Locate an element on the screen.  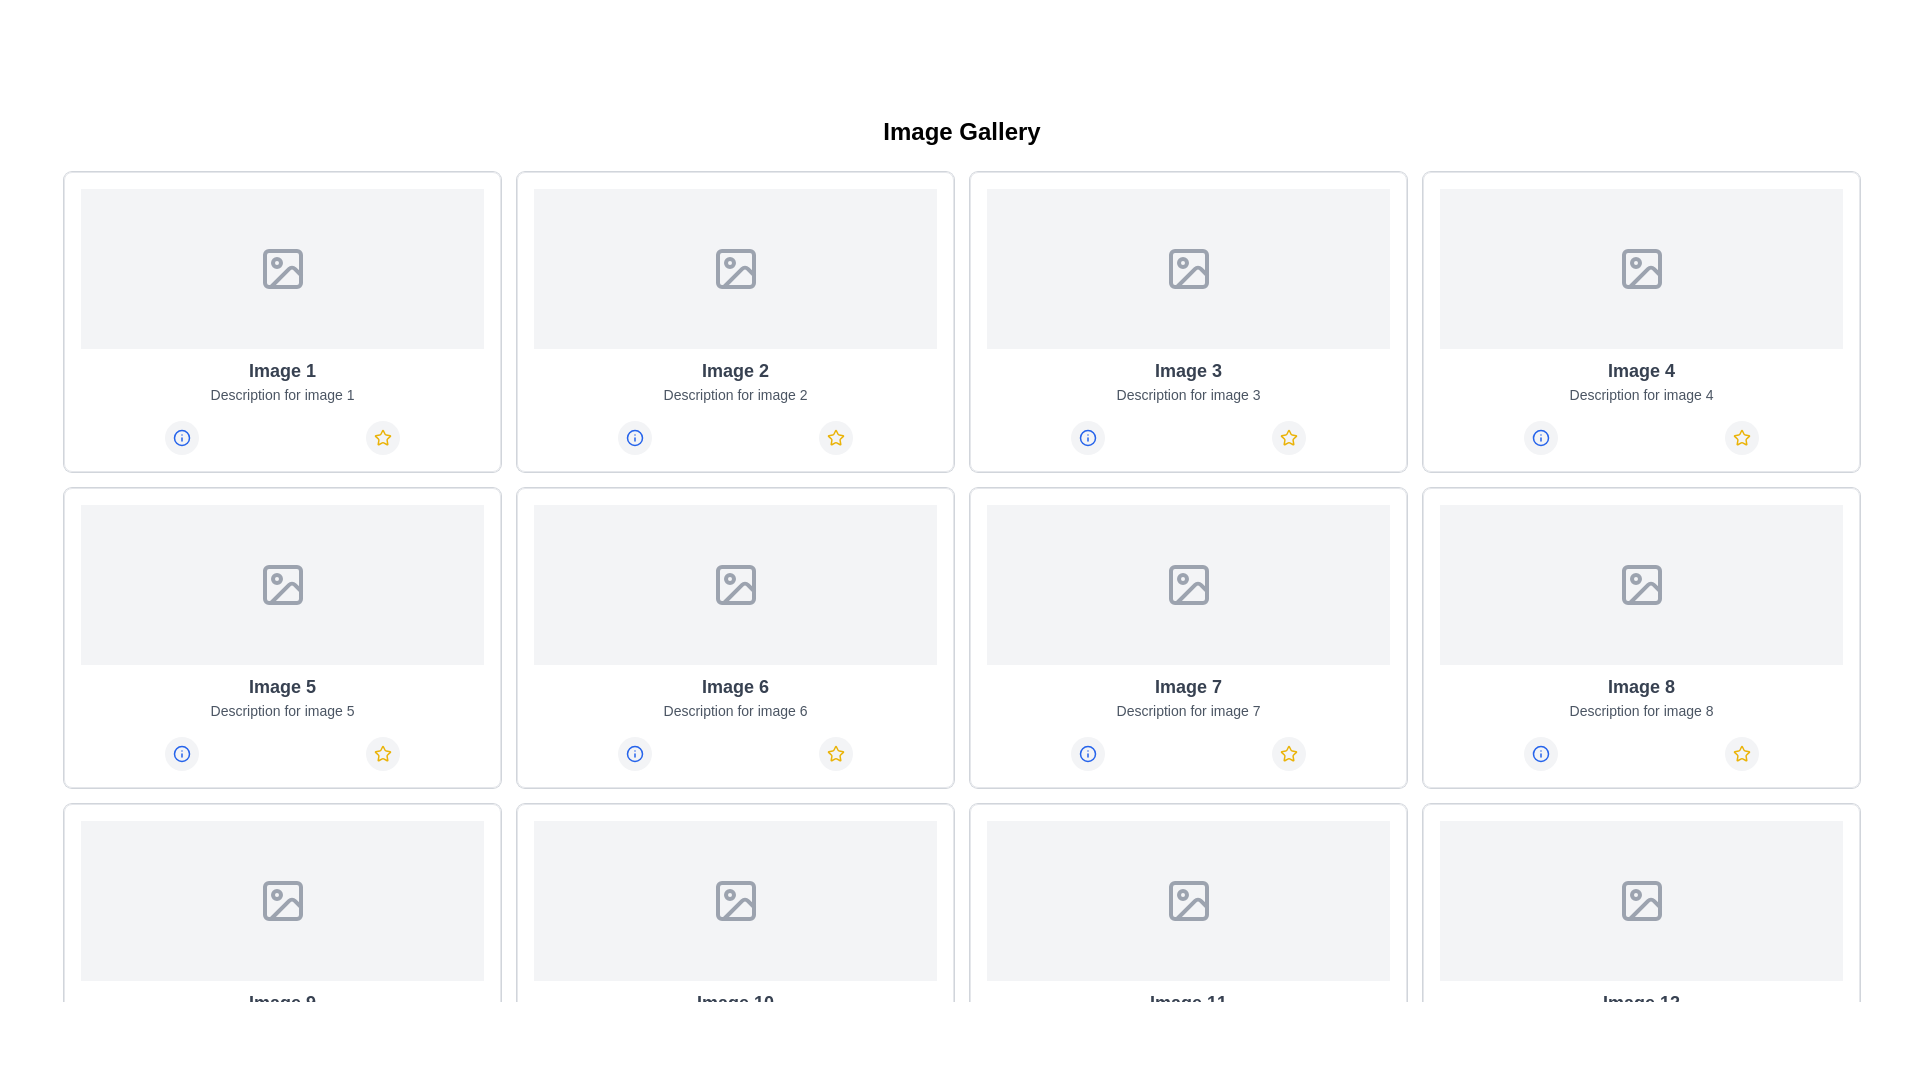
the static text label displaying 'Image 11', which is styled in a large, bold font and located at the bottom-right of a card in a 3x4 layout grid is located at coordinates (1188, 1002).